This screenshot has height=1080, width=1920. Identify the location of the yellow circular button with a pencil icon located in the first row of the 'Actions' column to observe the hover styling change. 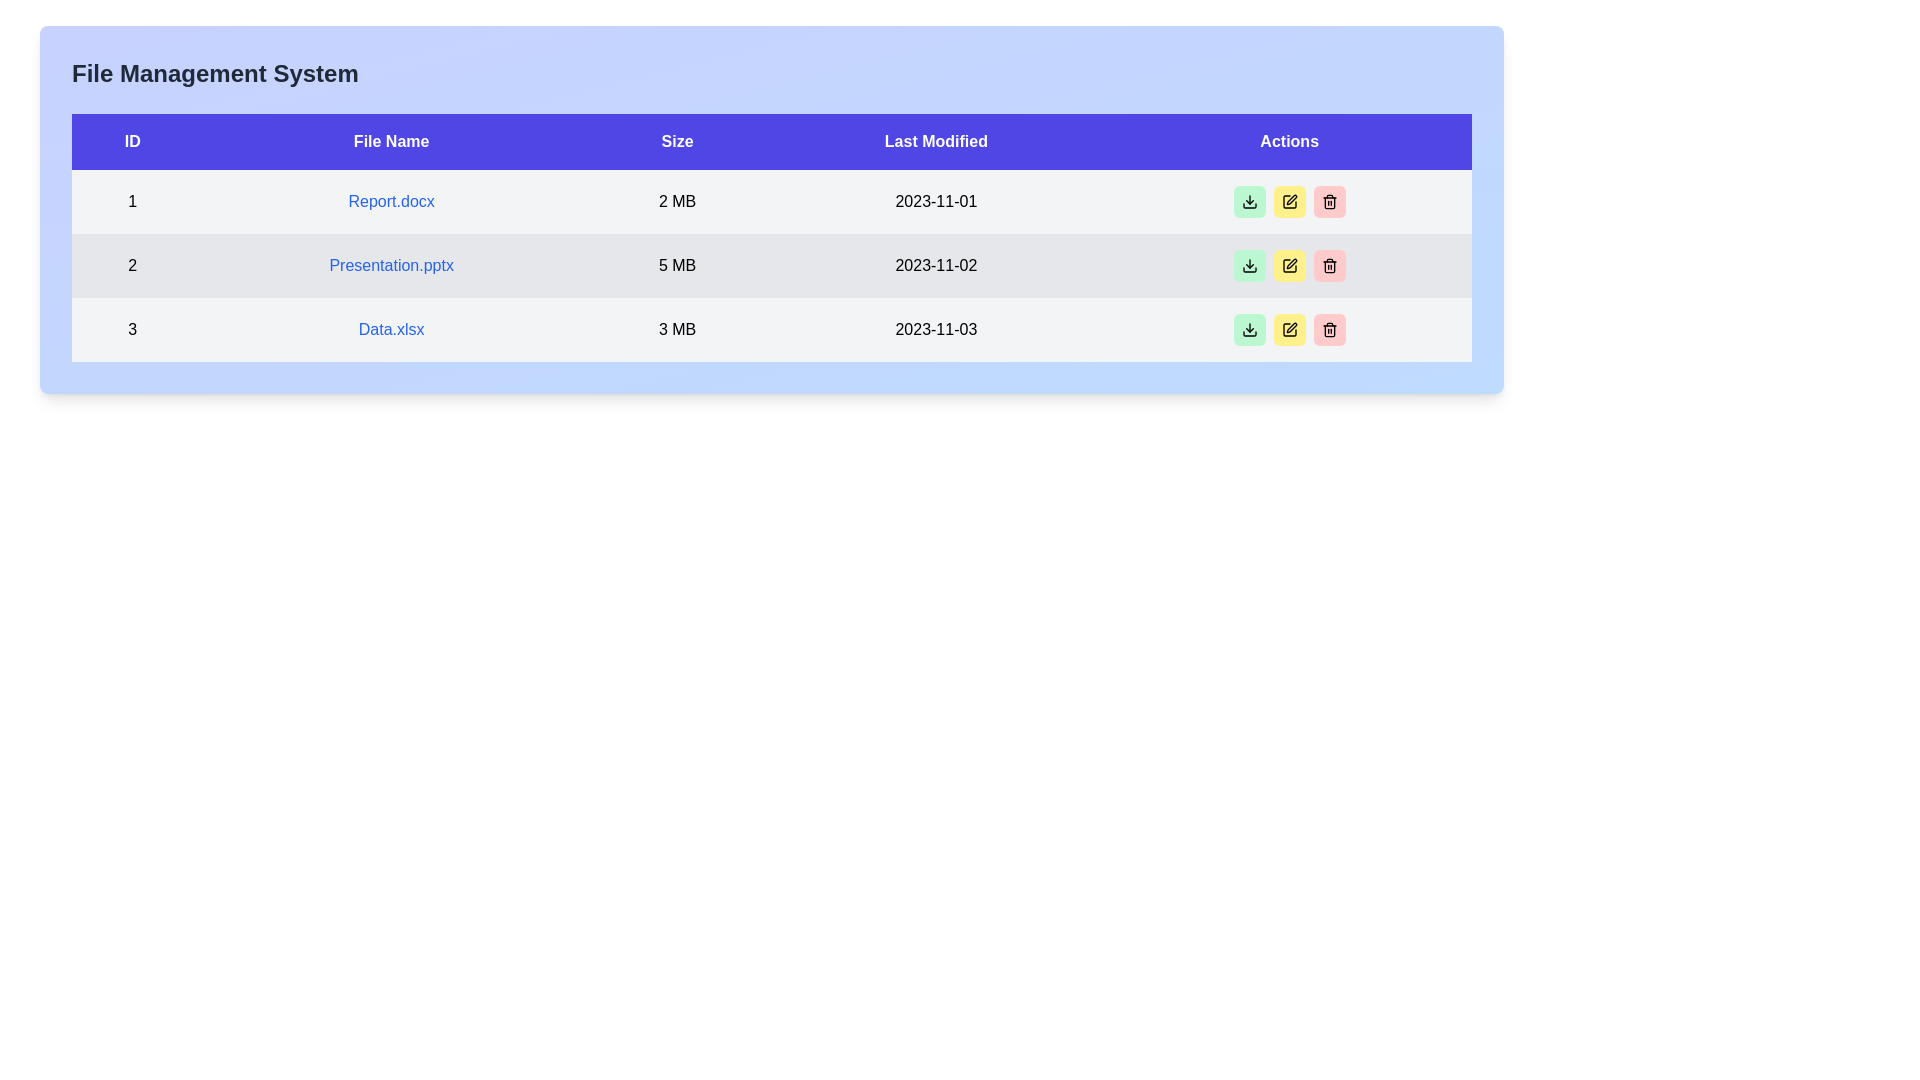
(1289, 201).